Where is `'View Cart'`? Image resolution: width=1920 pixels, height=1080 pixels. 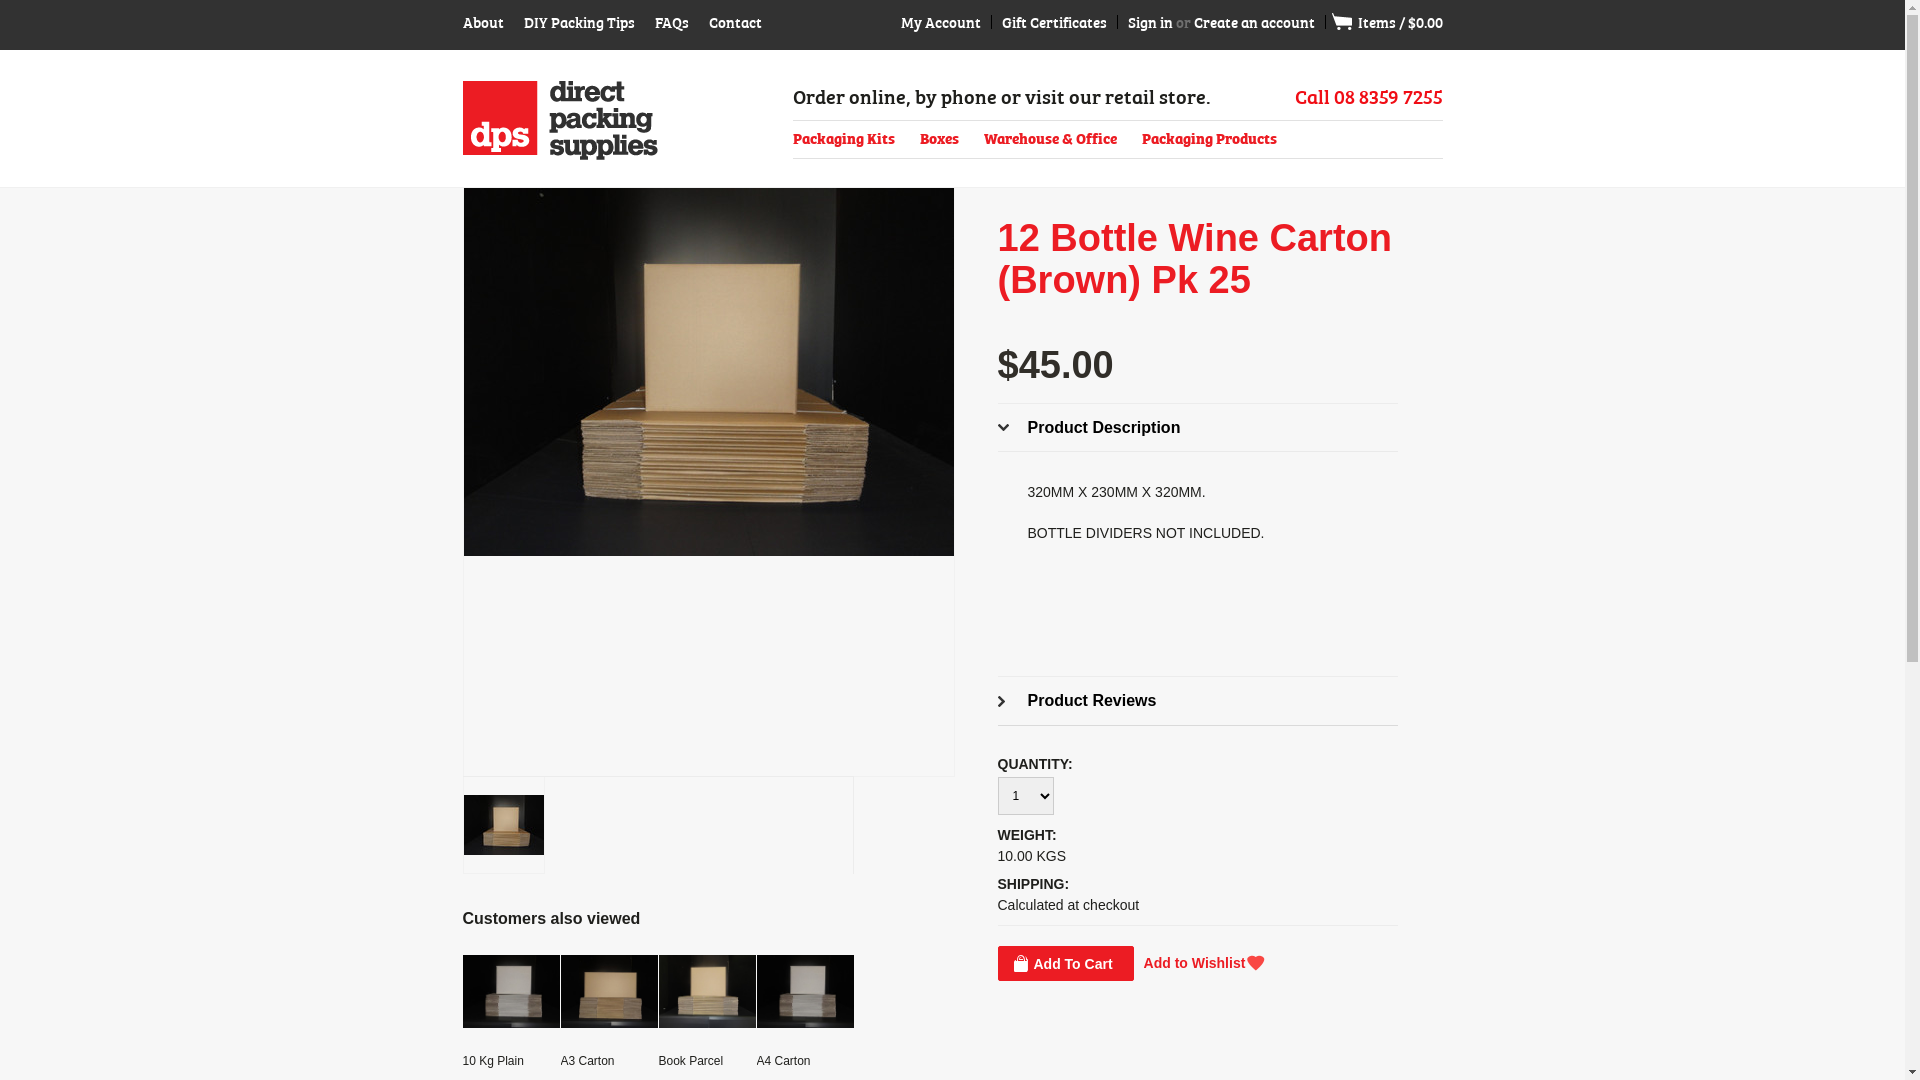
'View Cart' is located at coordinates (1348, 22).